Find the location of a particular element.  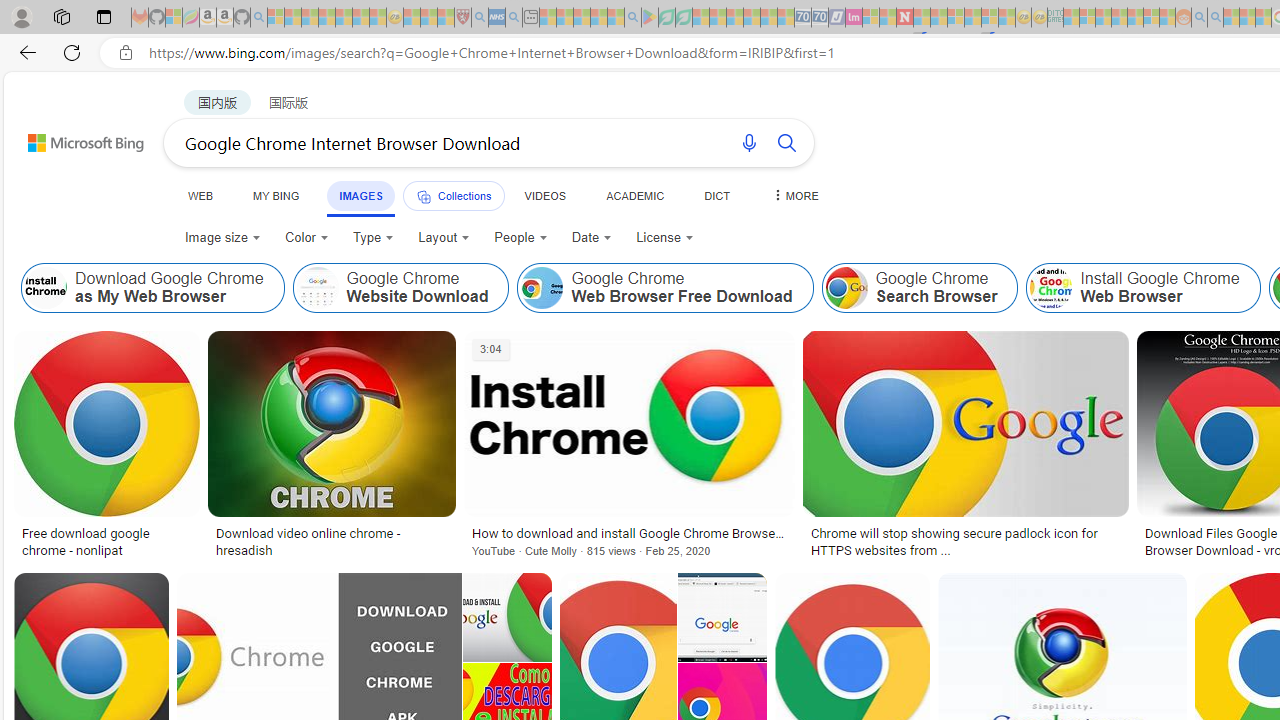

'Free download google chrome - nonlipat' is located at coordinates (105, 541).